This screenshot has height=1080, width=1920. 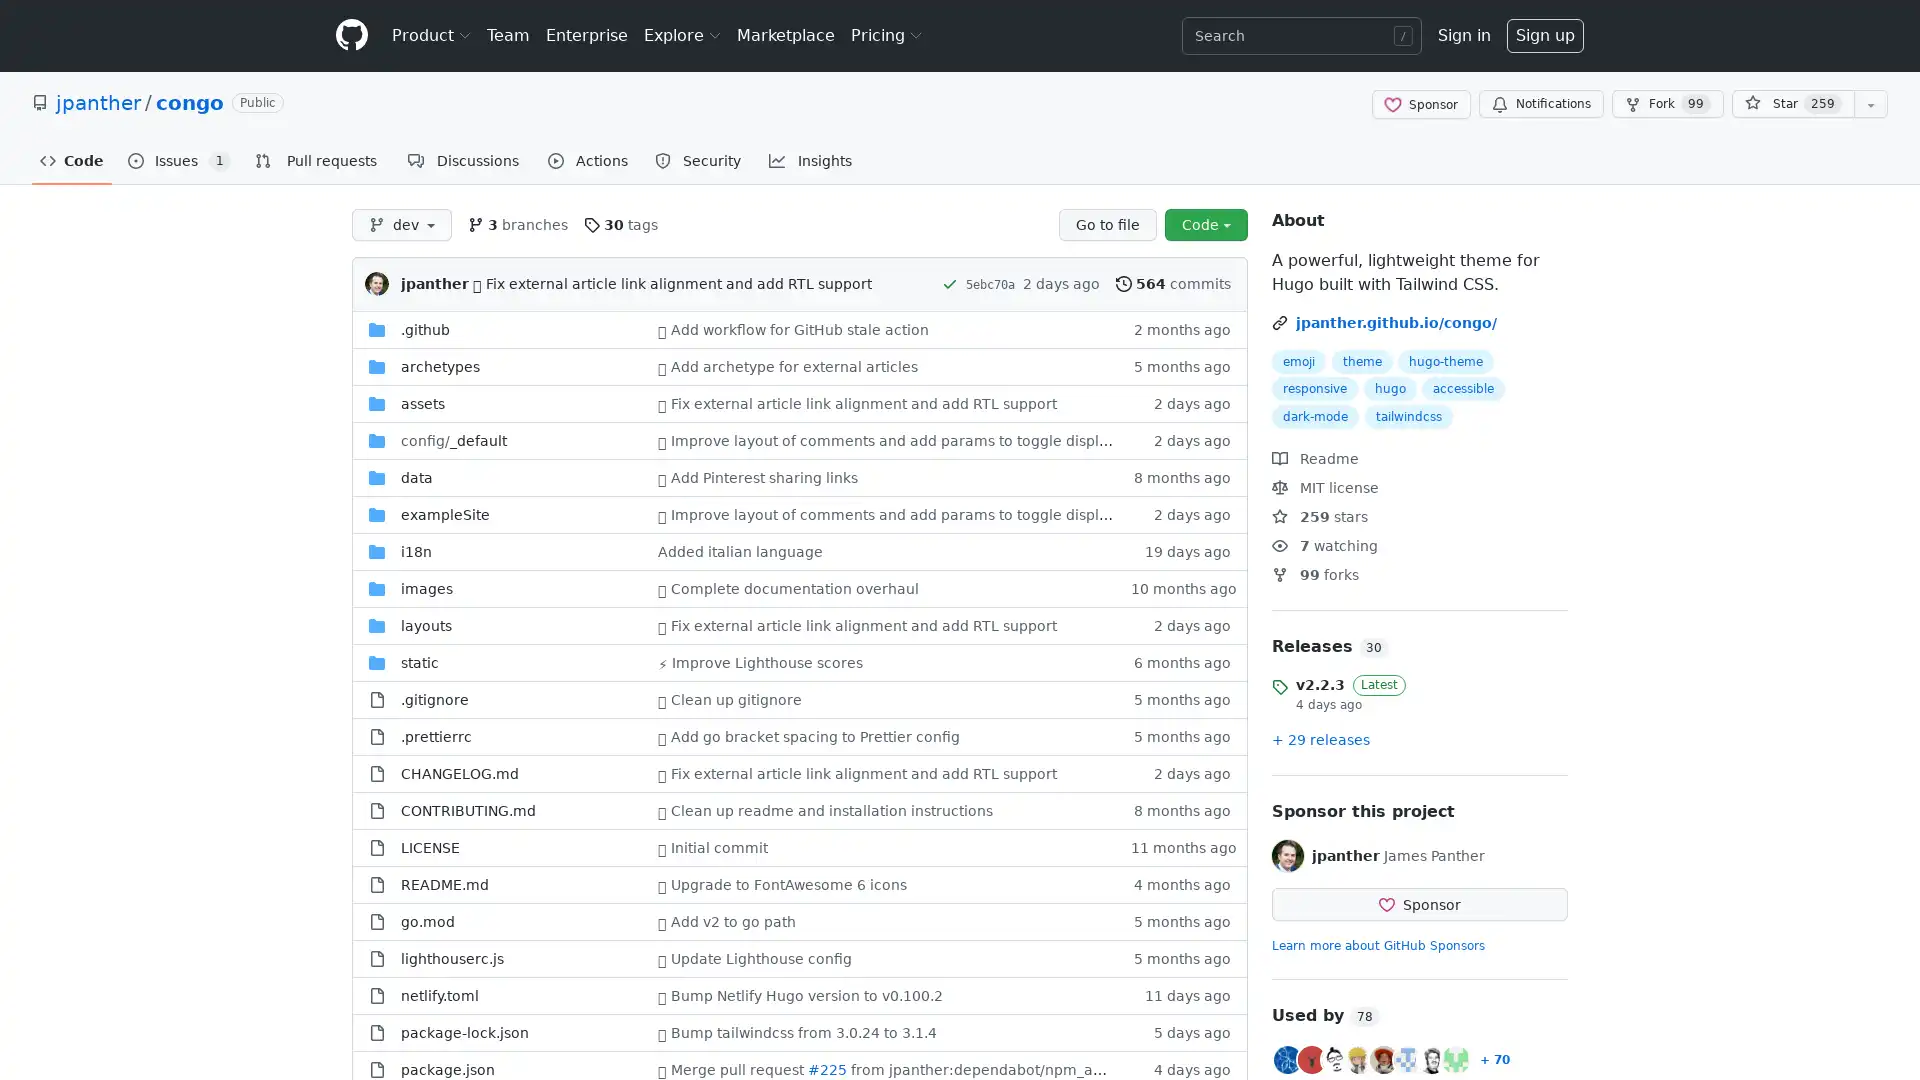 What do you see at coordinates (1870, 104) in the screenshot?
I see `You must be signed in to add this repository to a list` at bounding box center [1870, 104].